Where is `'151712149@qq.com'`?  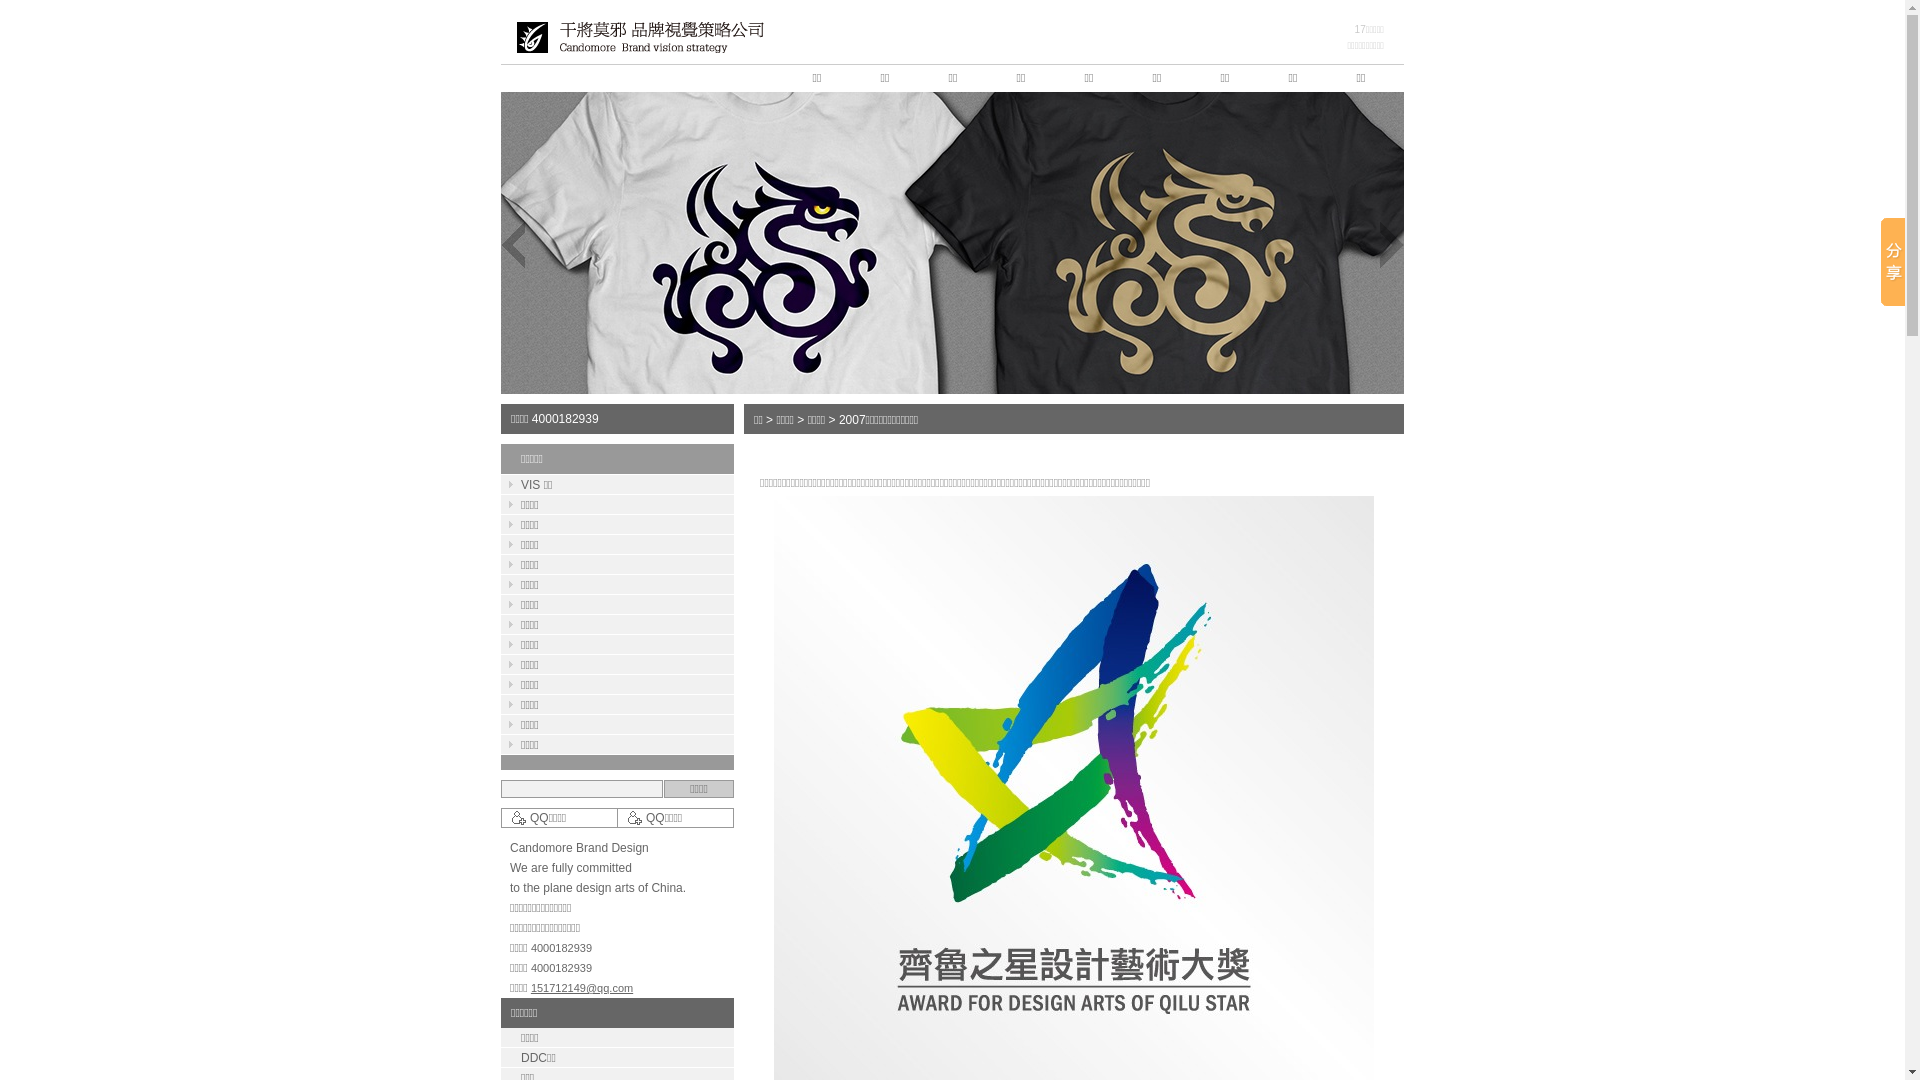
'151712149@qq.com' is located at coordinates (531, 986).